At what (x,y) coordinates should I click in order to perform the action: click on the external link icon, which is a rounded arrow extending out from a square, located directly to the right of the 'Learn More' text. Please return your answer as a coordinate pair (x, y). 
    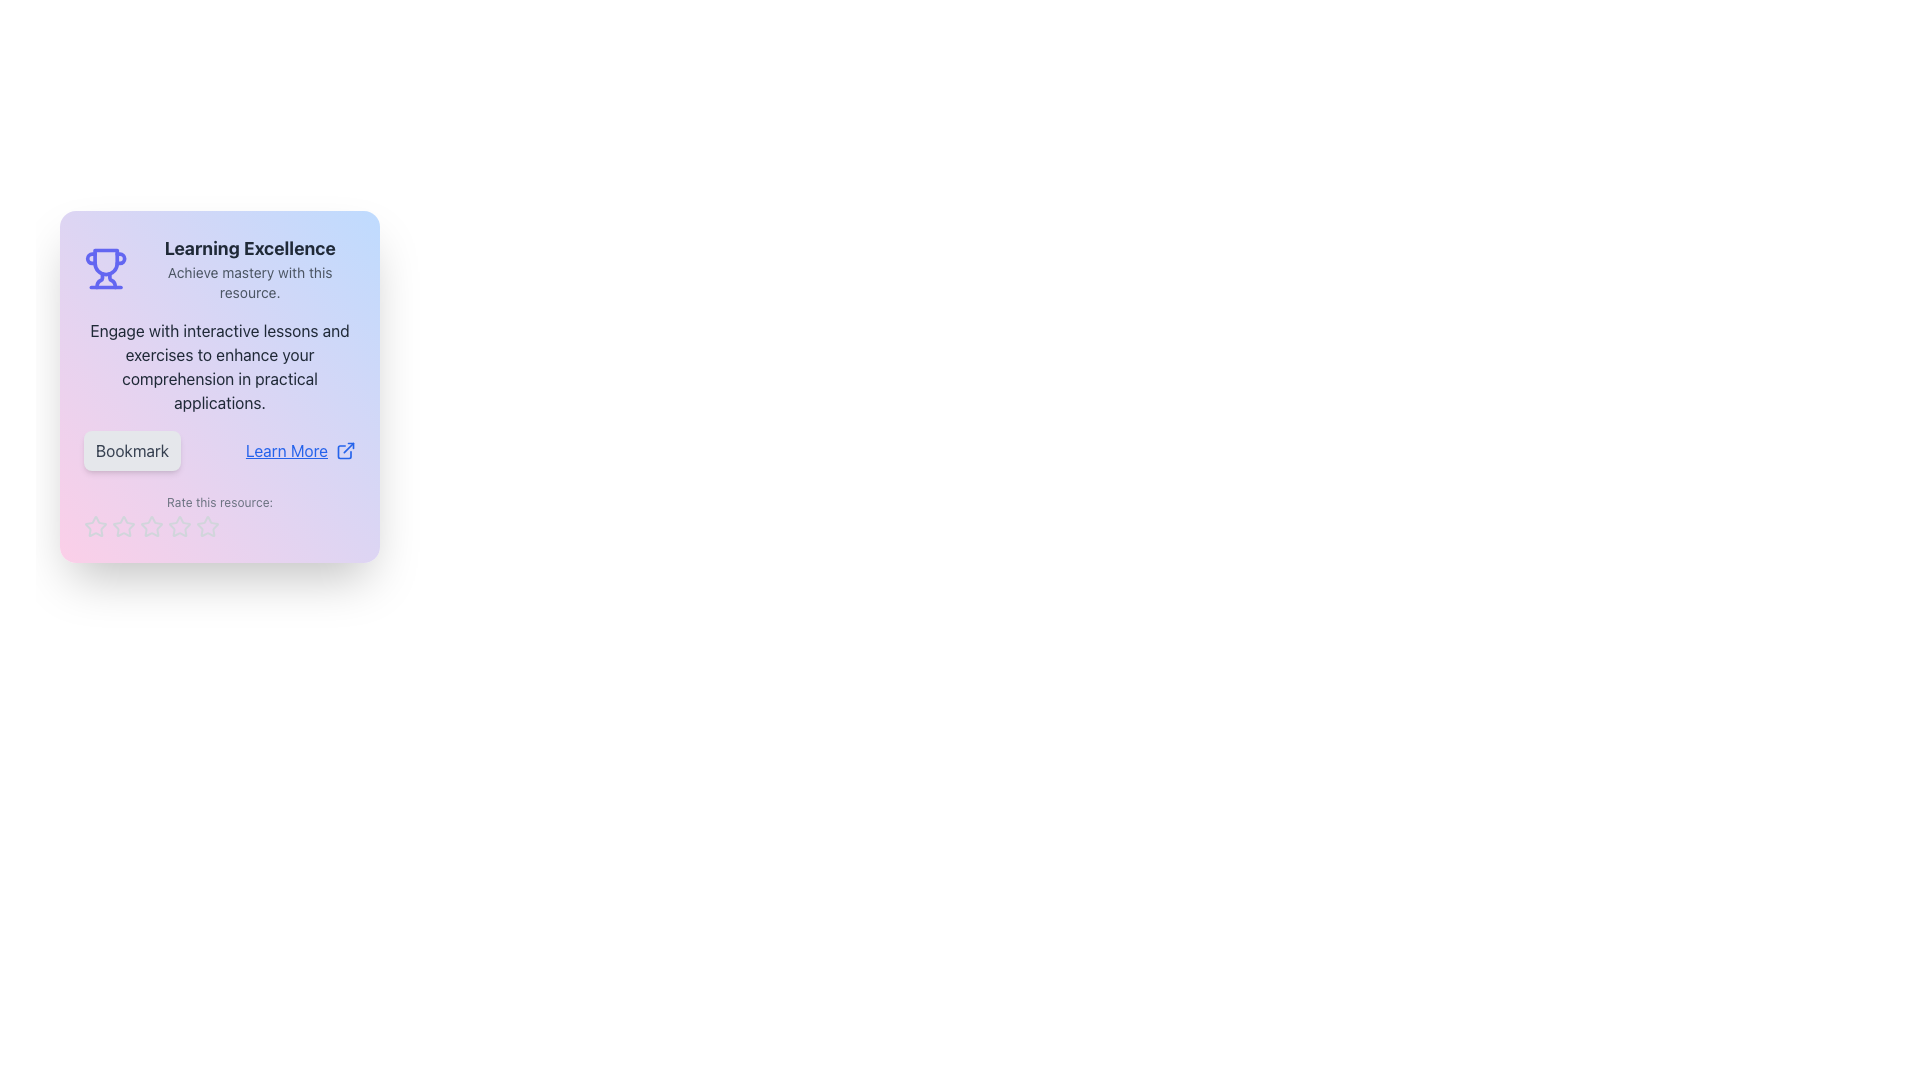
    Looking at the image, I should click on (345, 451).